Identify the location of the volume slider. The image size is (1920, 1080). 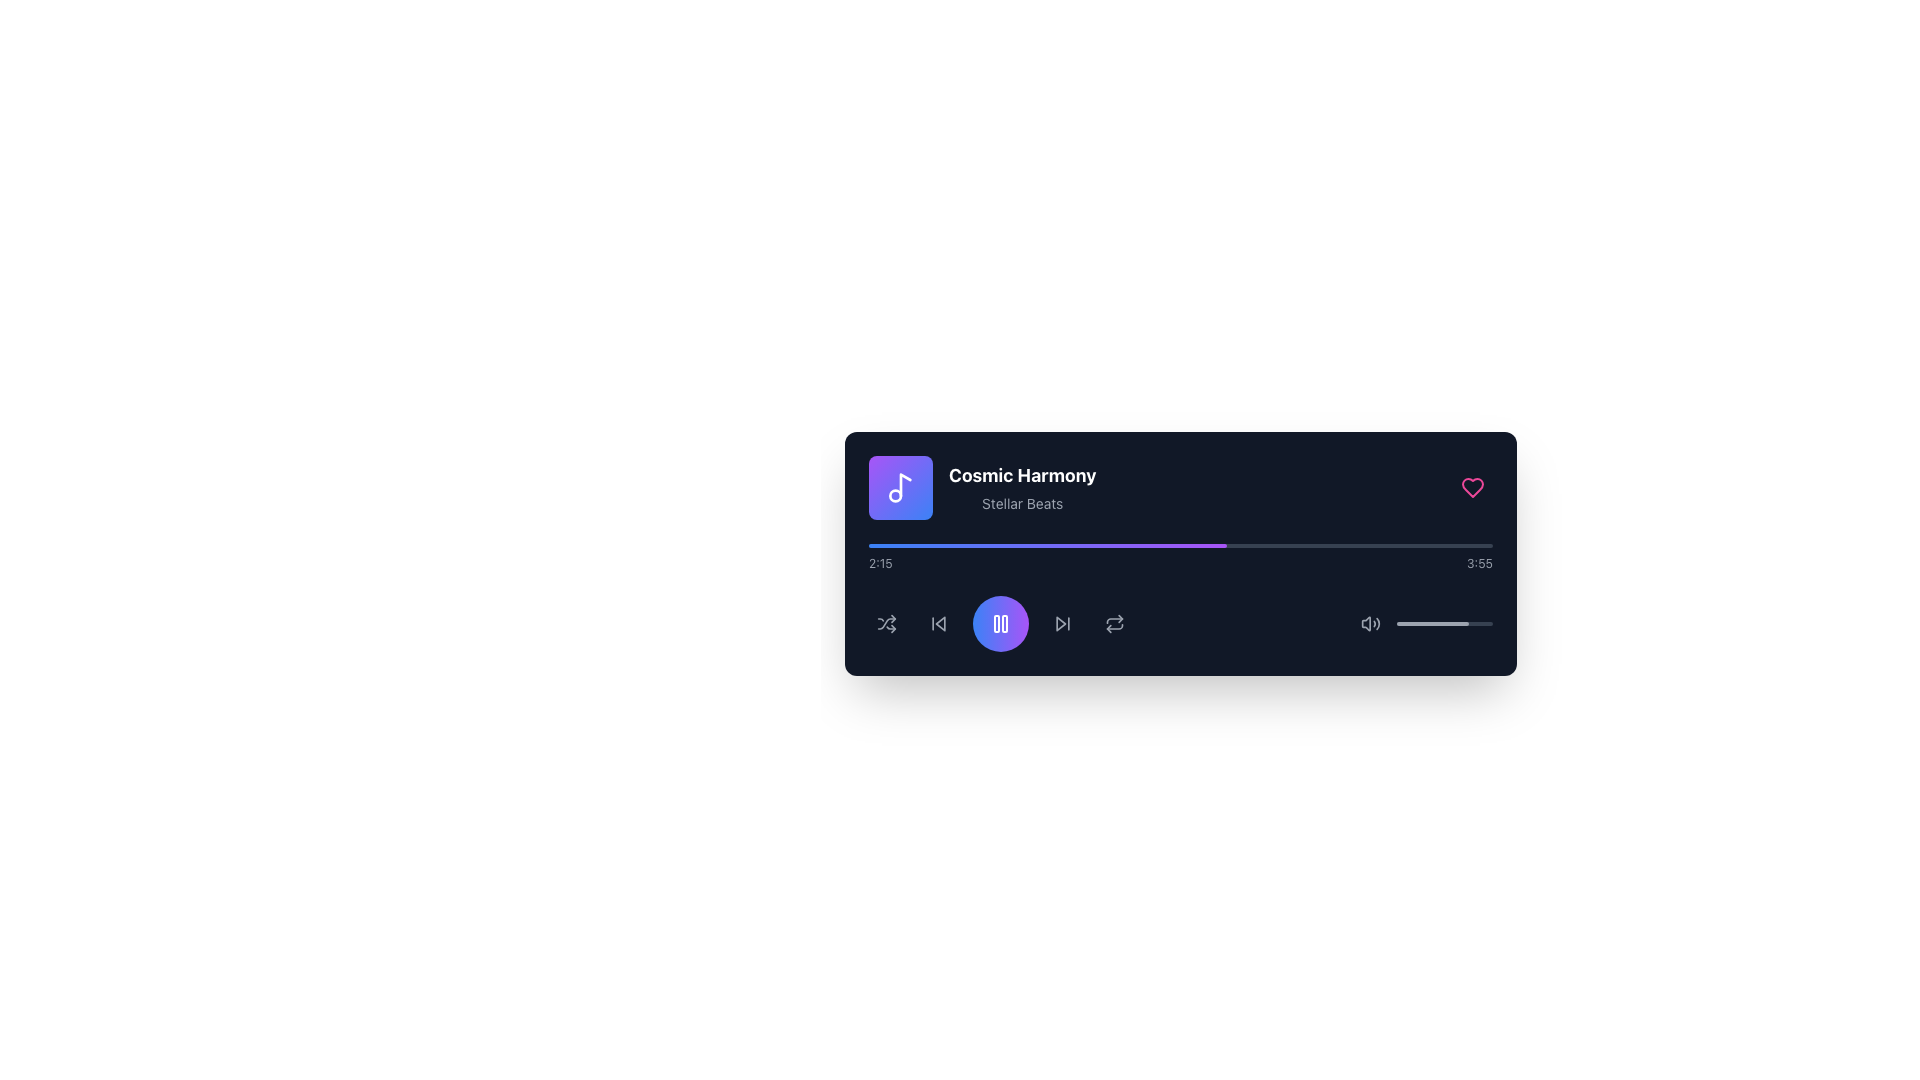
(1426, 623).